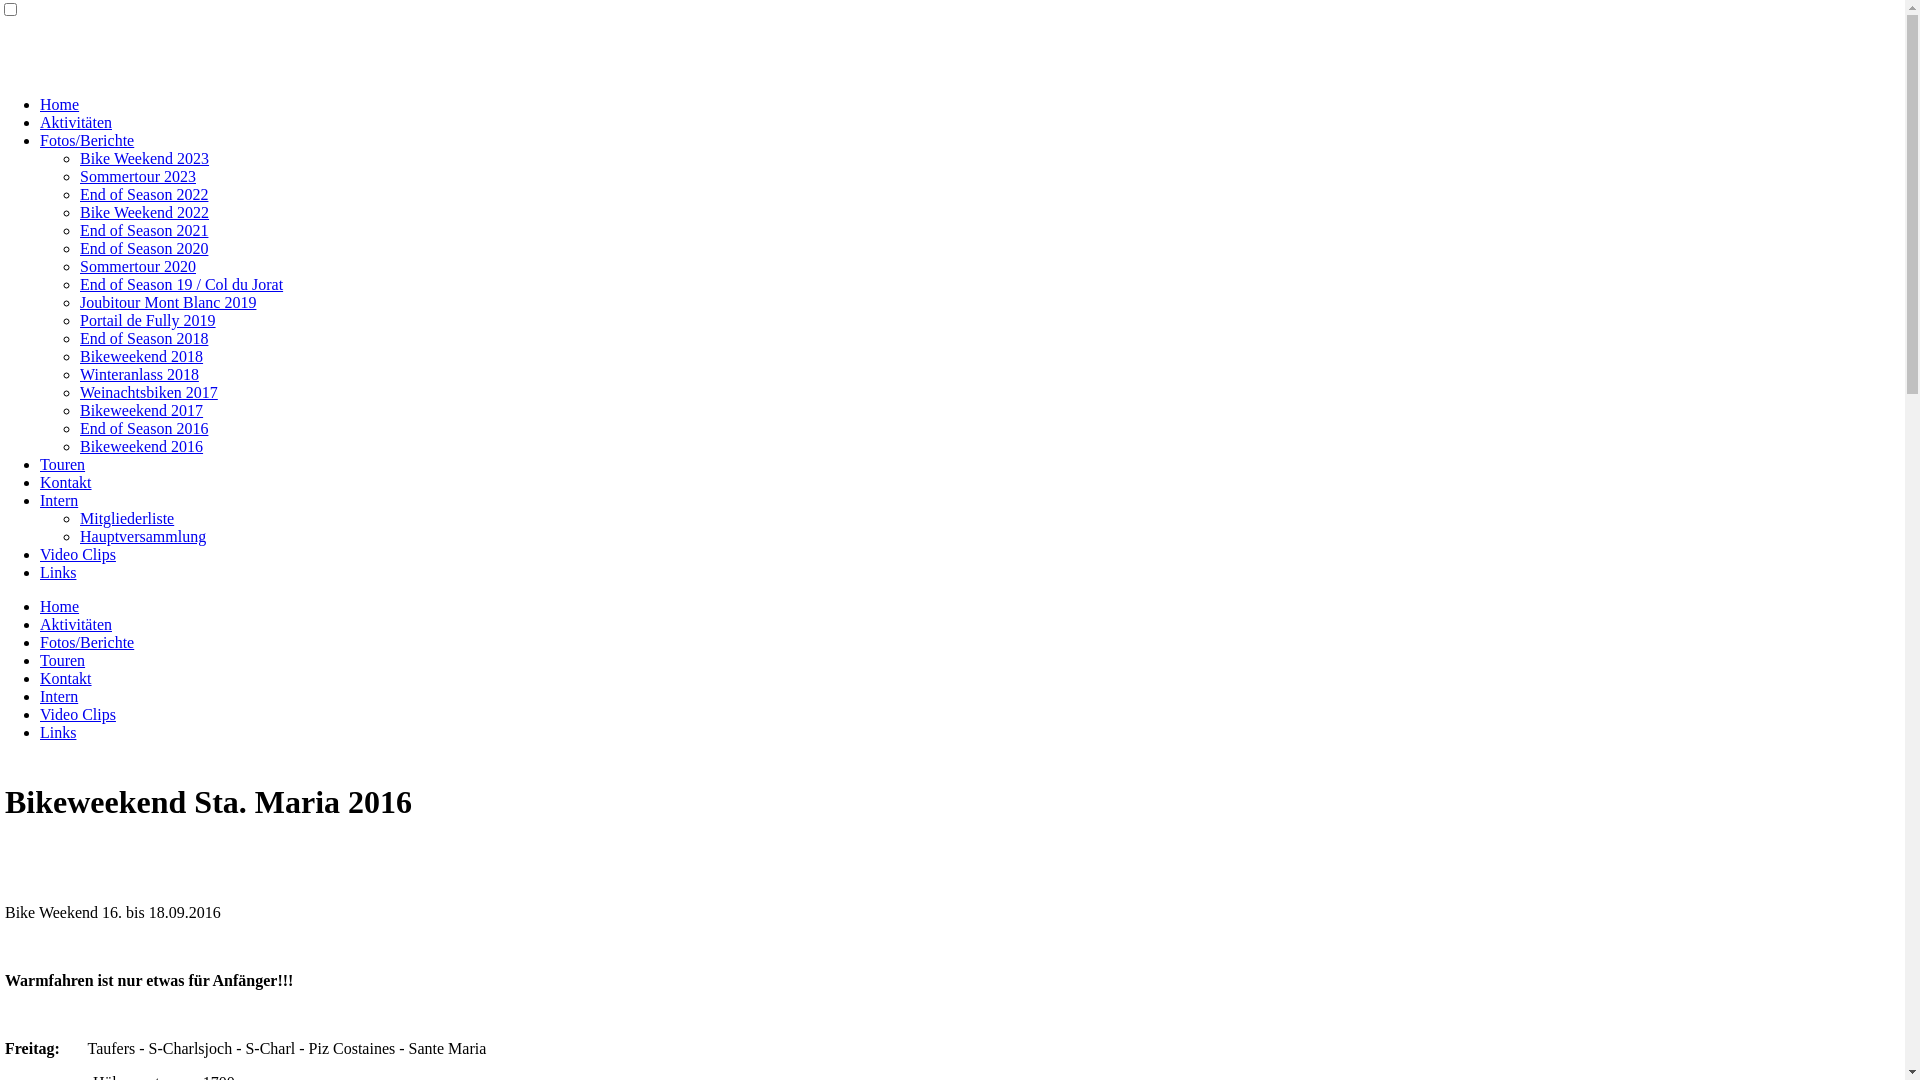 This screenshot has width=1920, height=1080. Describe the element at coordinates (138, 374) in the screenshot. I see `'Winteranlass 2018'` at that location.